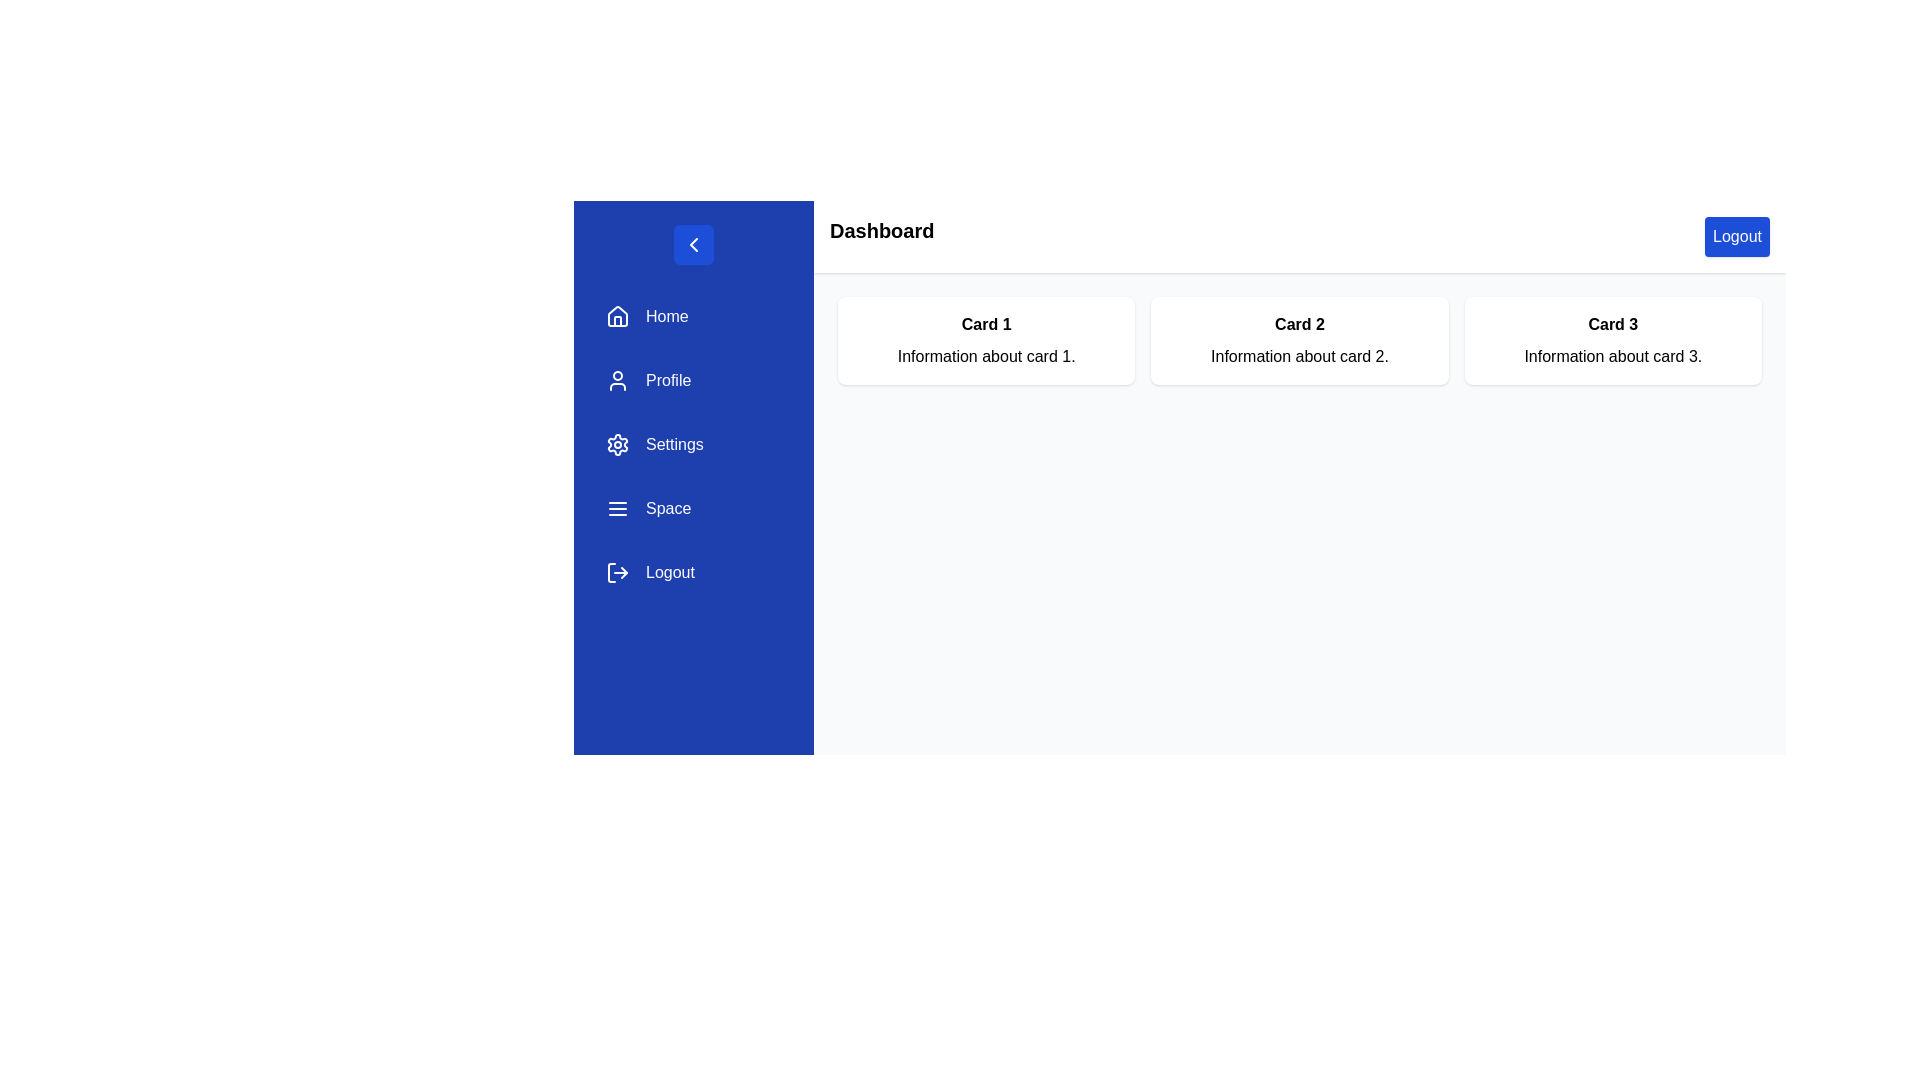  I want to click on the Text label located in the second card, positioned below the title text 'Card 2', so click(1300, 356).